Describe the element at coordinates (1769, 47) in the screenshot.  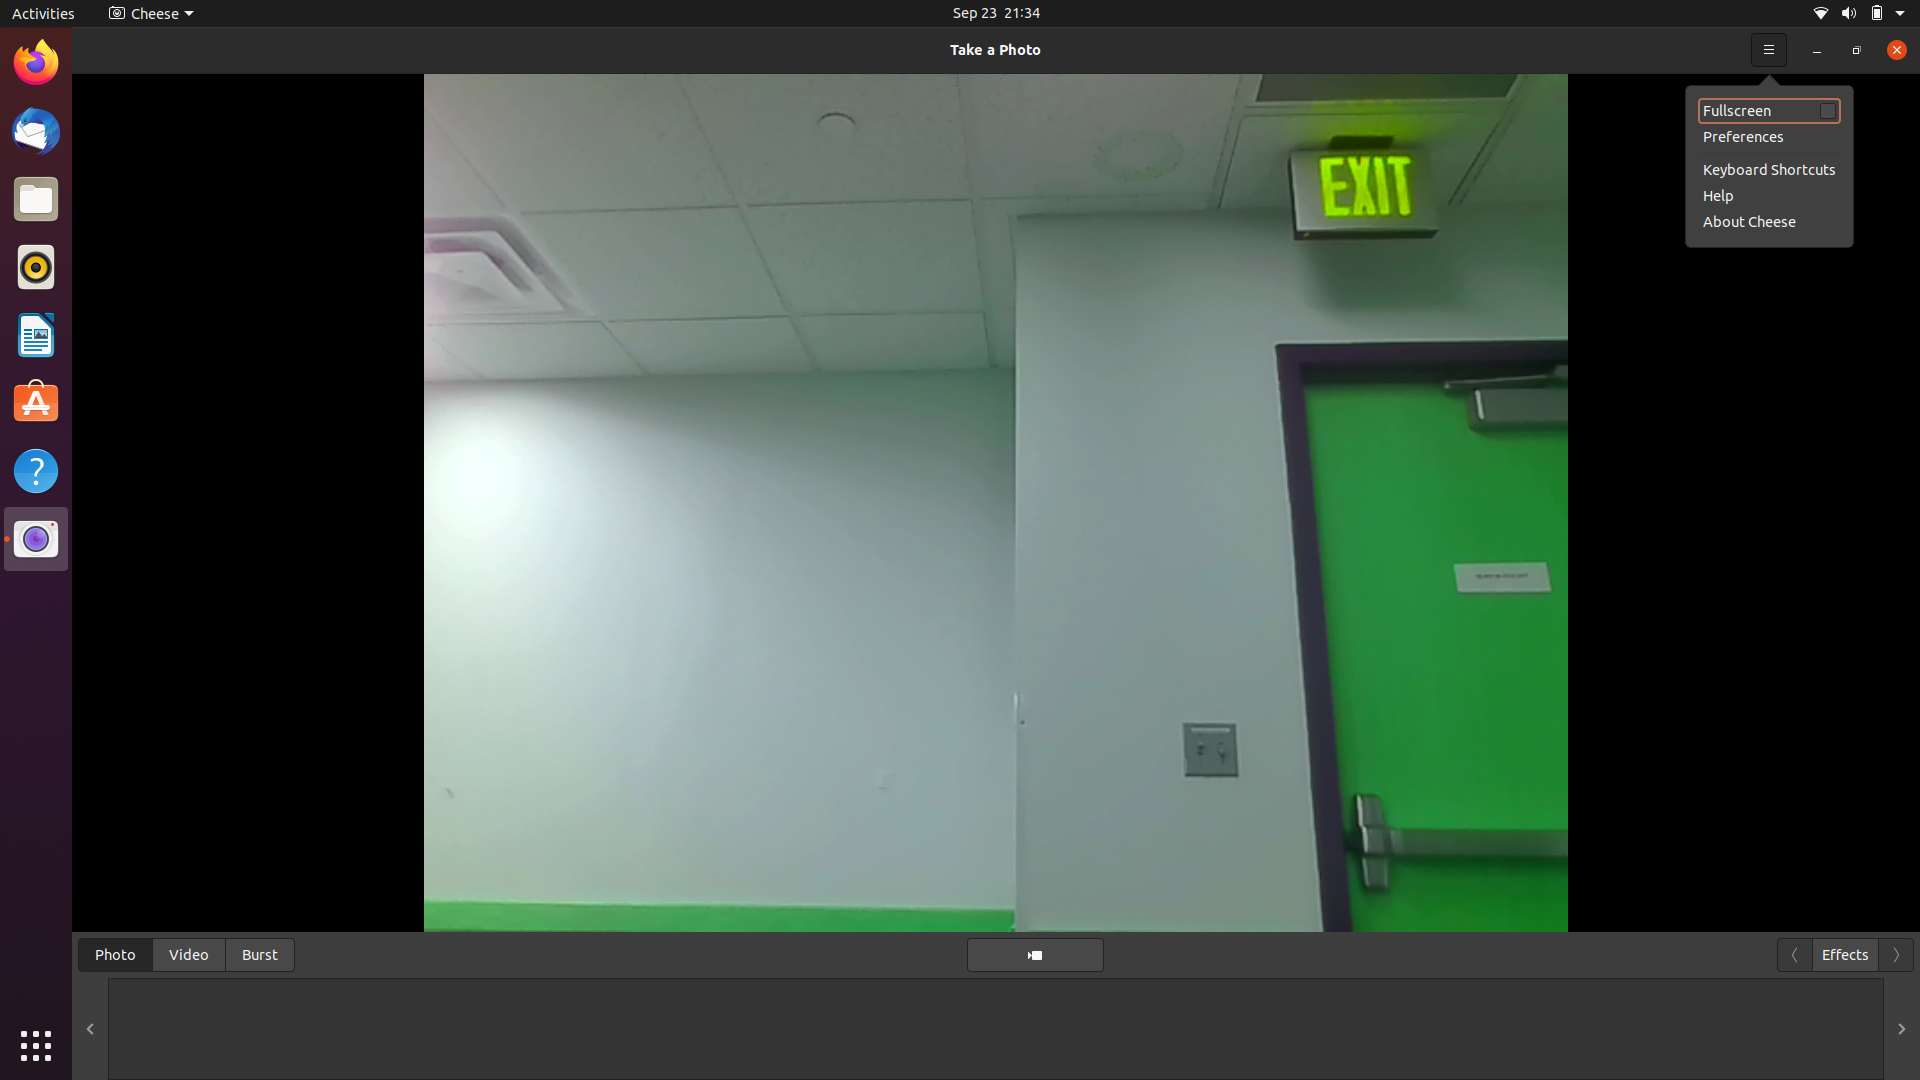
I see `See the camera in full screen view` at that location.